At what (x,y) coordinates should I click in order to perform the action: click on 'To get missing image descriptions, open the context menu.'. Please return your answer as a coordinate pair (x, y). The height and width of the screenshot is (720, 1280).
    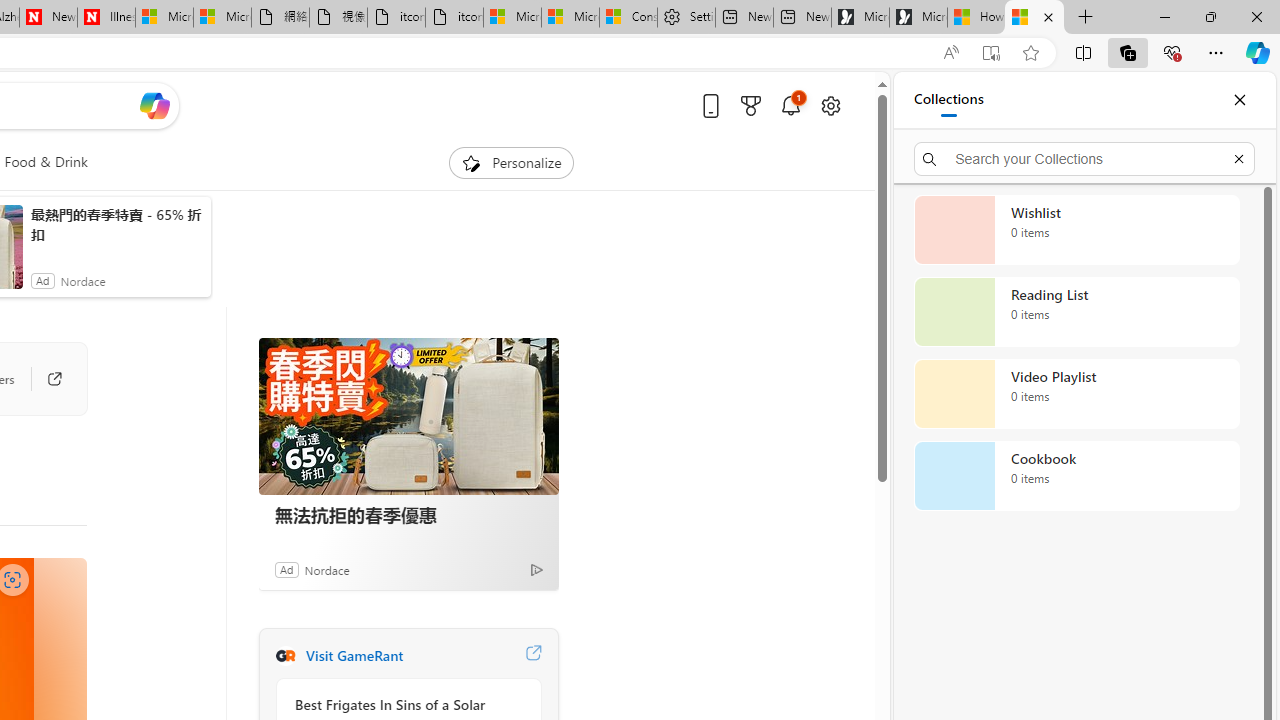
    Looking at the image, I should click on (470, 161).